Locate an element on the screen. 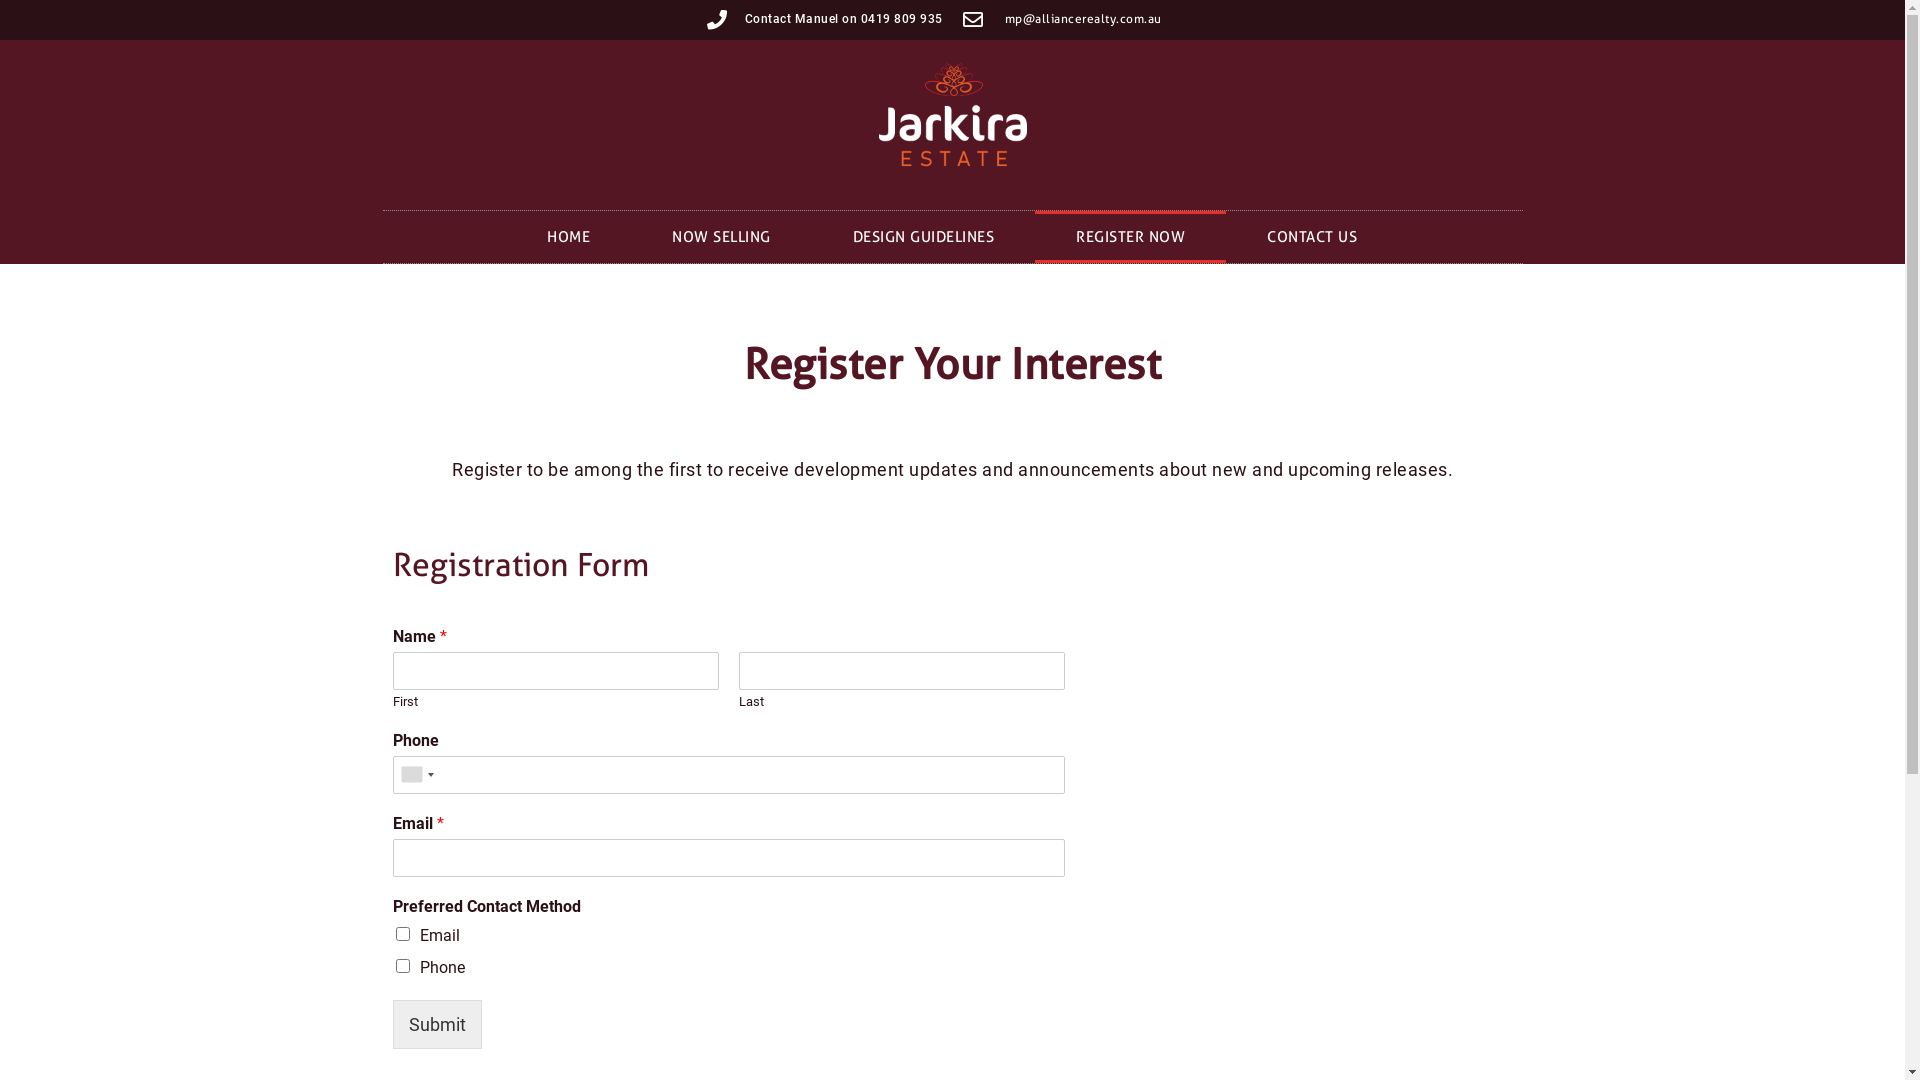  'HOME' is located at coordinates (567, 235).